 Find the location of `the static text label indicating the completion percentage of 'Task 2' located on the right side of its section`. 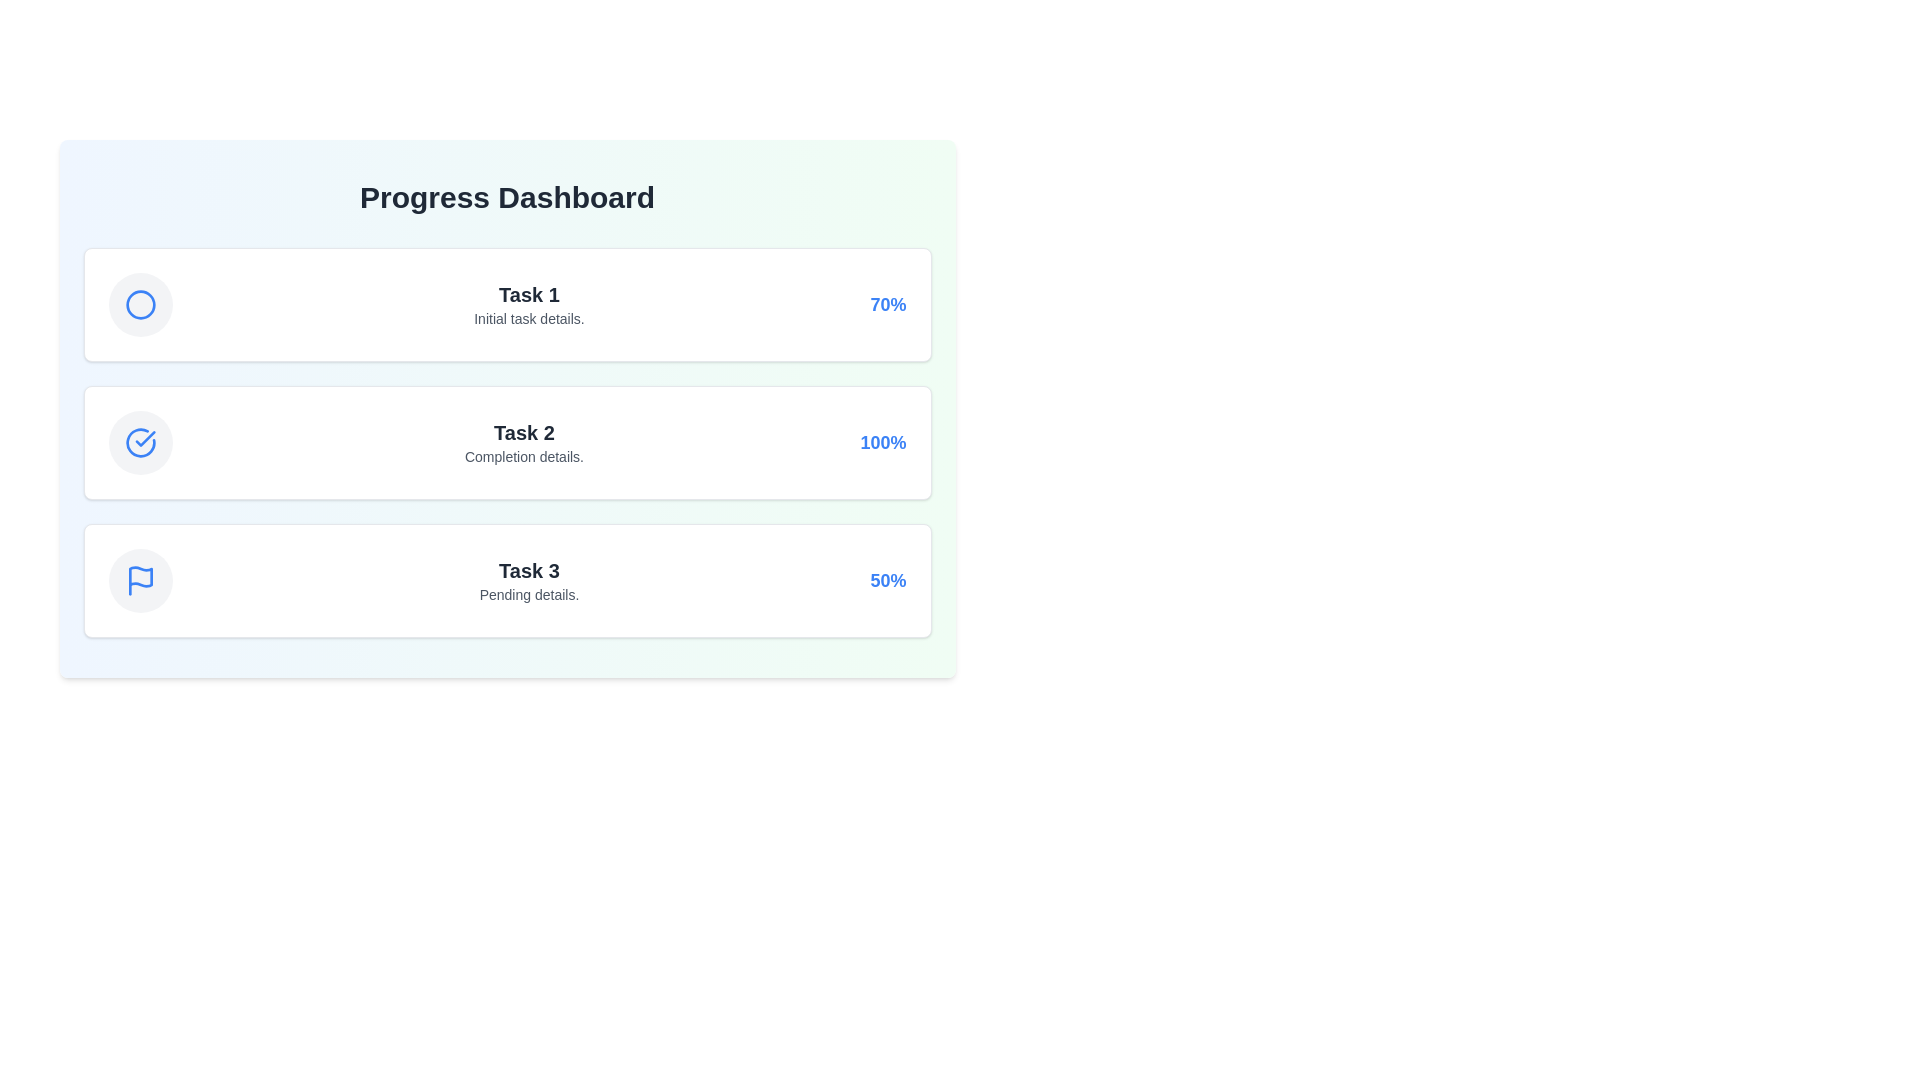

the static text label indicating the completion percentage of 'Task 2' located on the right side of its section is located at coordinates (882, 442).